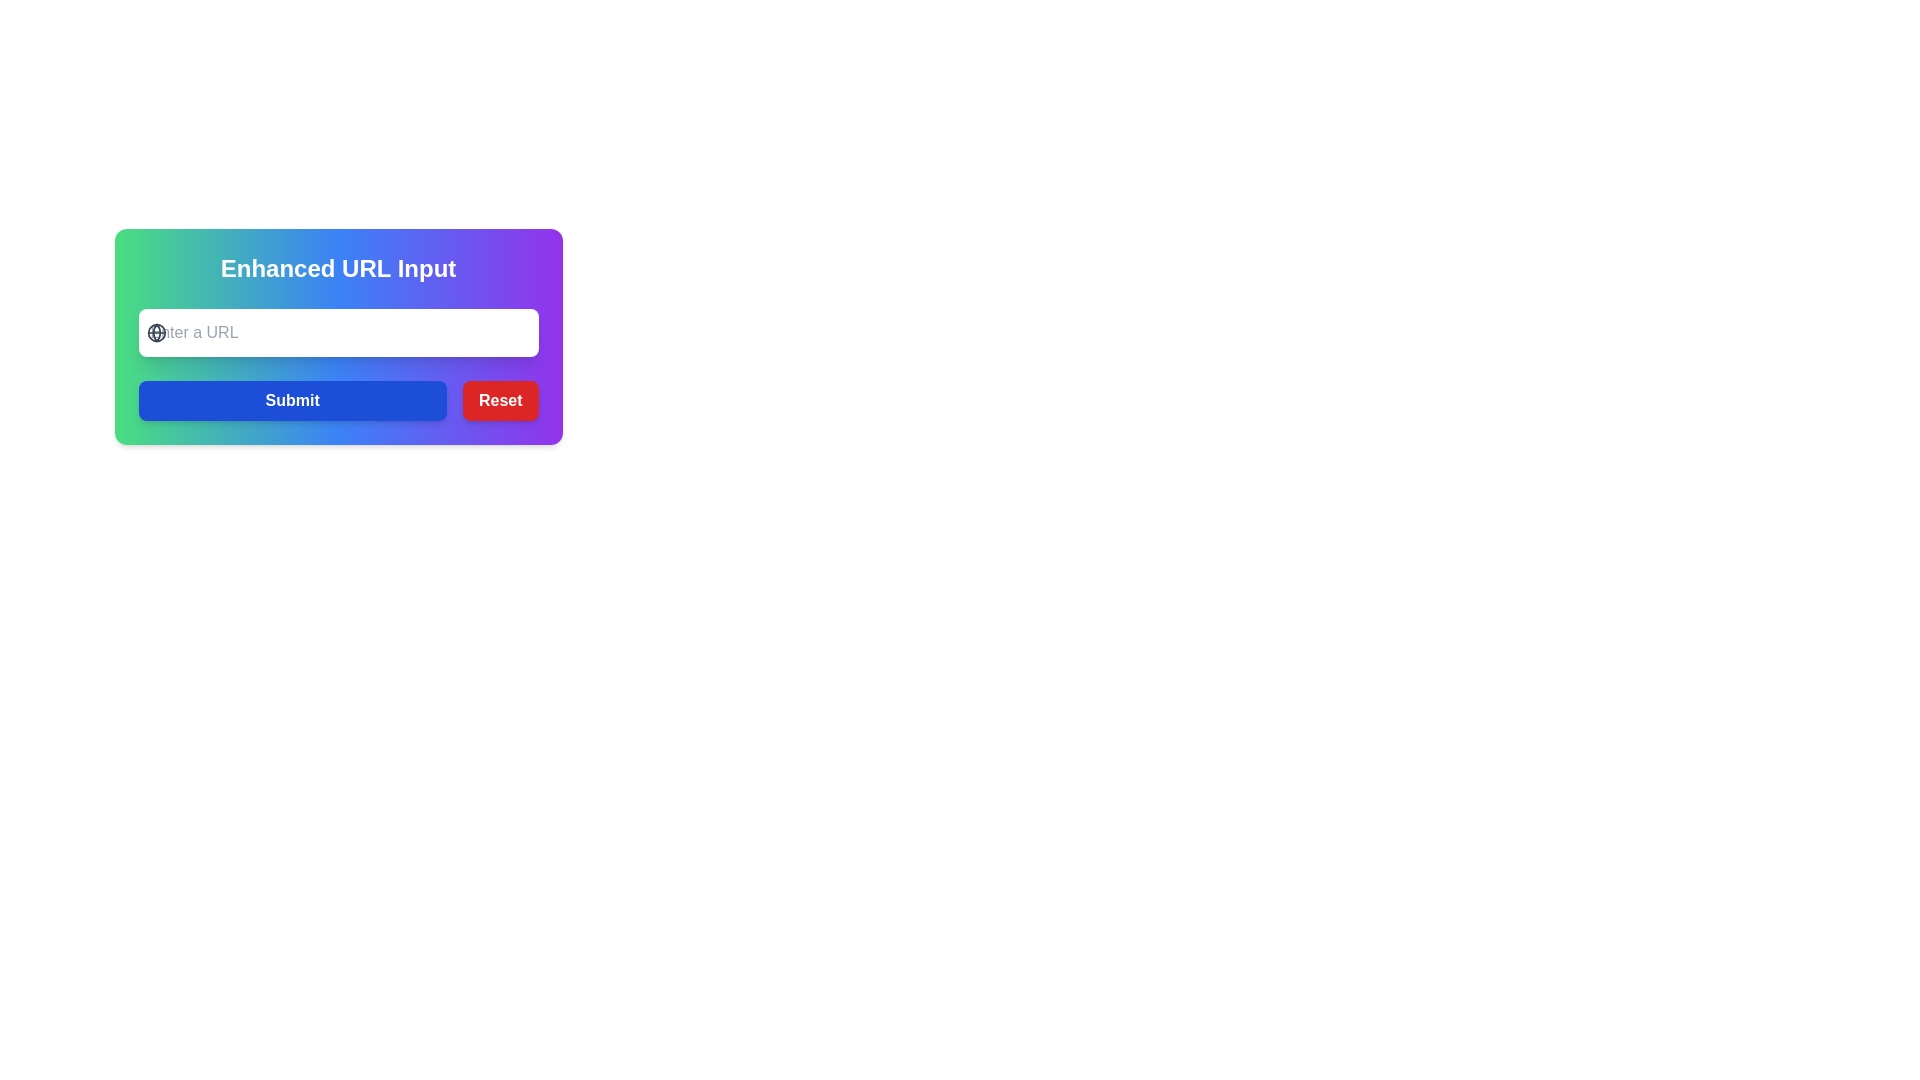 Image resolution: width=1920 pixels, height=1080 pixels. What do you see at coordinates (291, 401) in the screenshot?
I see `the 'Submit' button, which is a rectangular button with a bold white font on a blue background` at bounding box center [291, 401].